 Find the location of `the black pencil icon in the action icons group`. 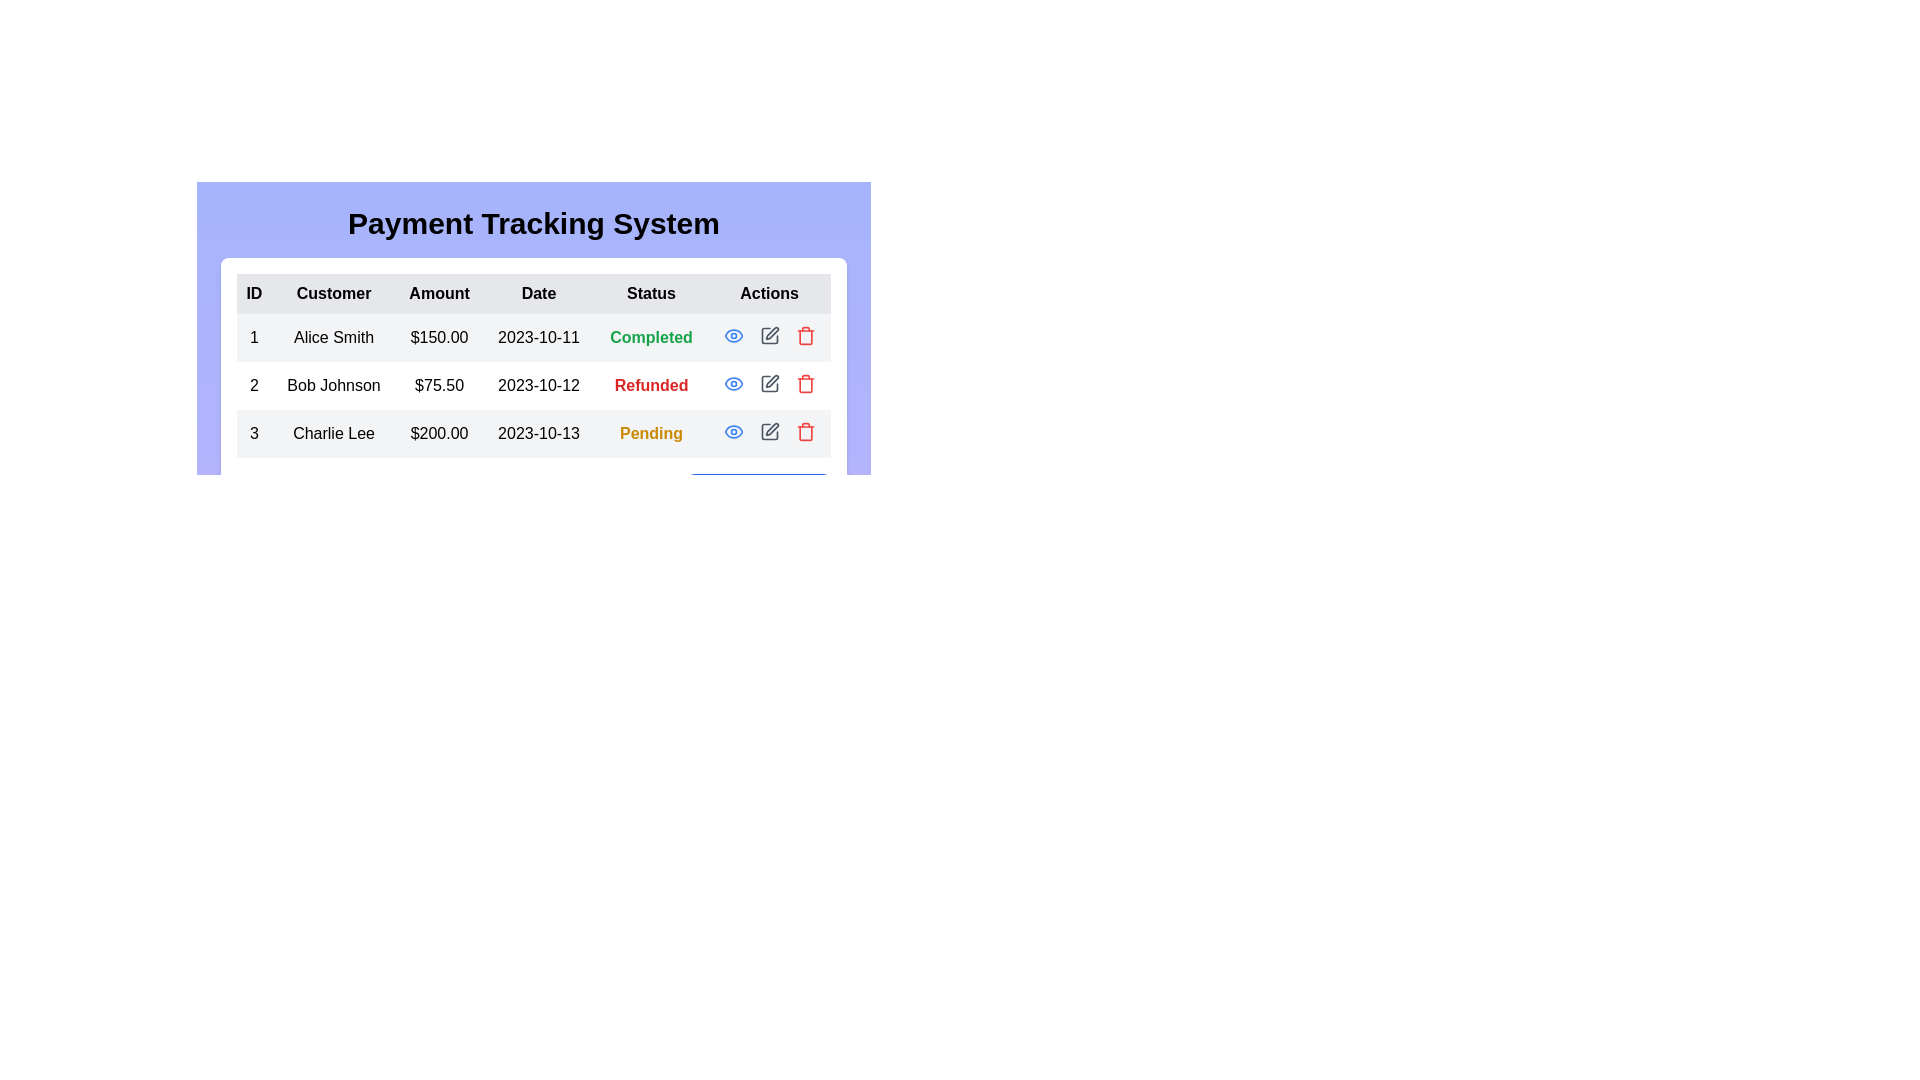

the black pencil icon in the action icons group is located at coordinates (768, 334).